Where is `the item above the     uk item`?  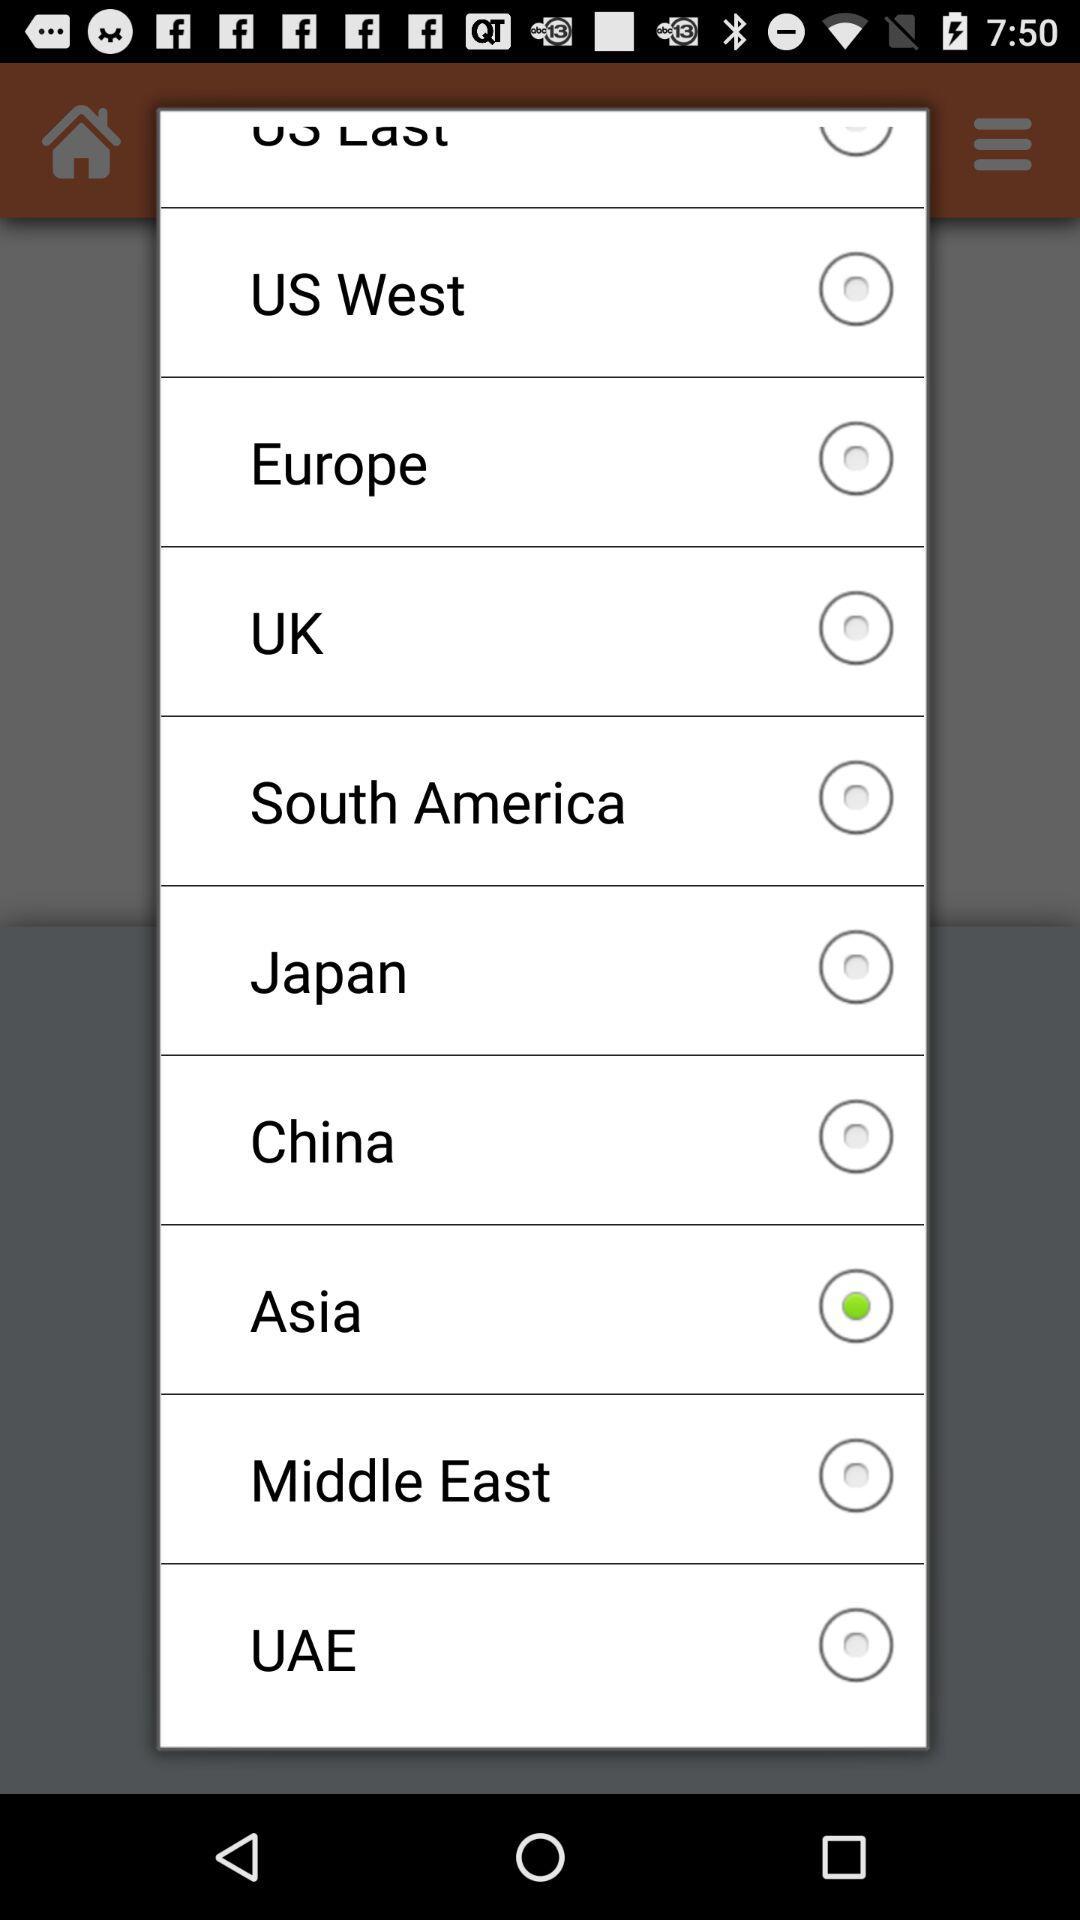
the item above the     uk item is located at coordinates (542, 460).